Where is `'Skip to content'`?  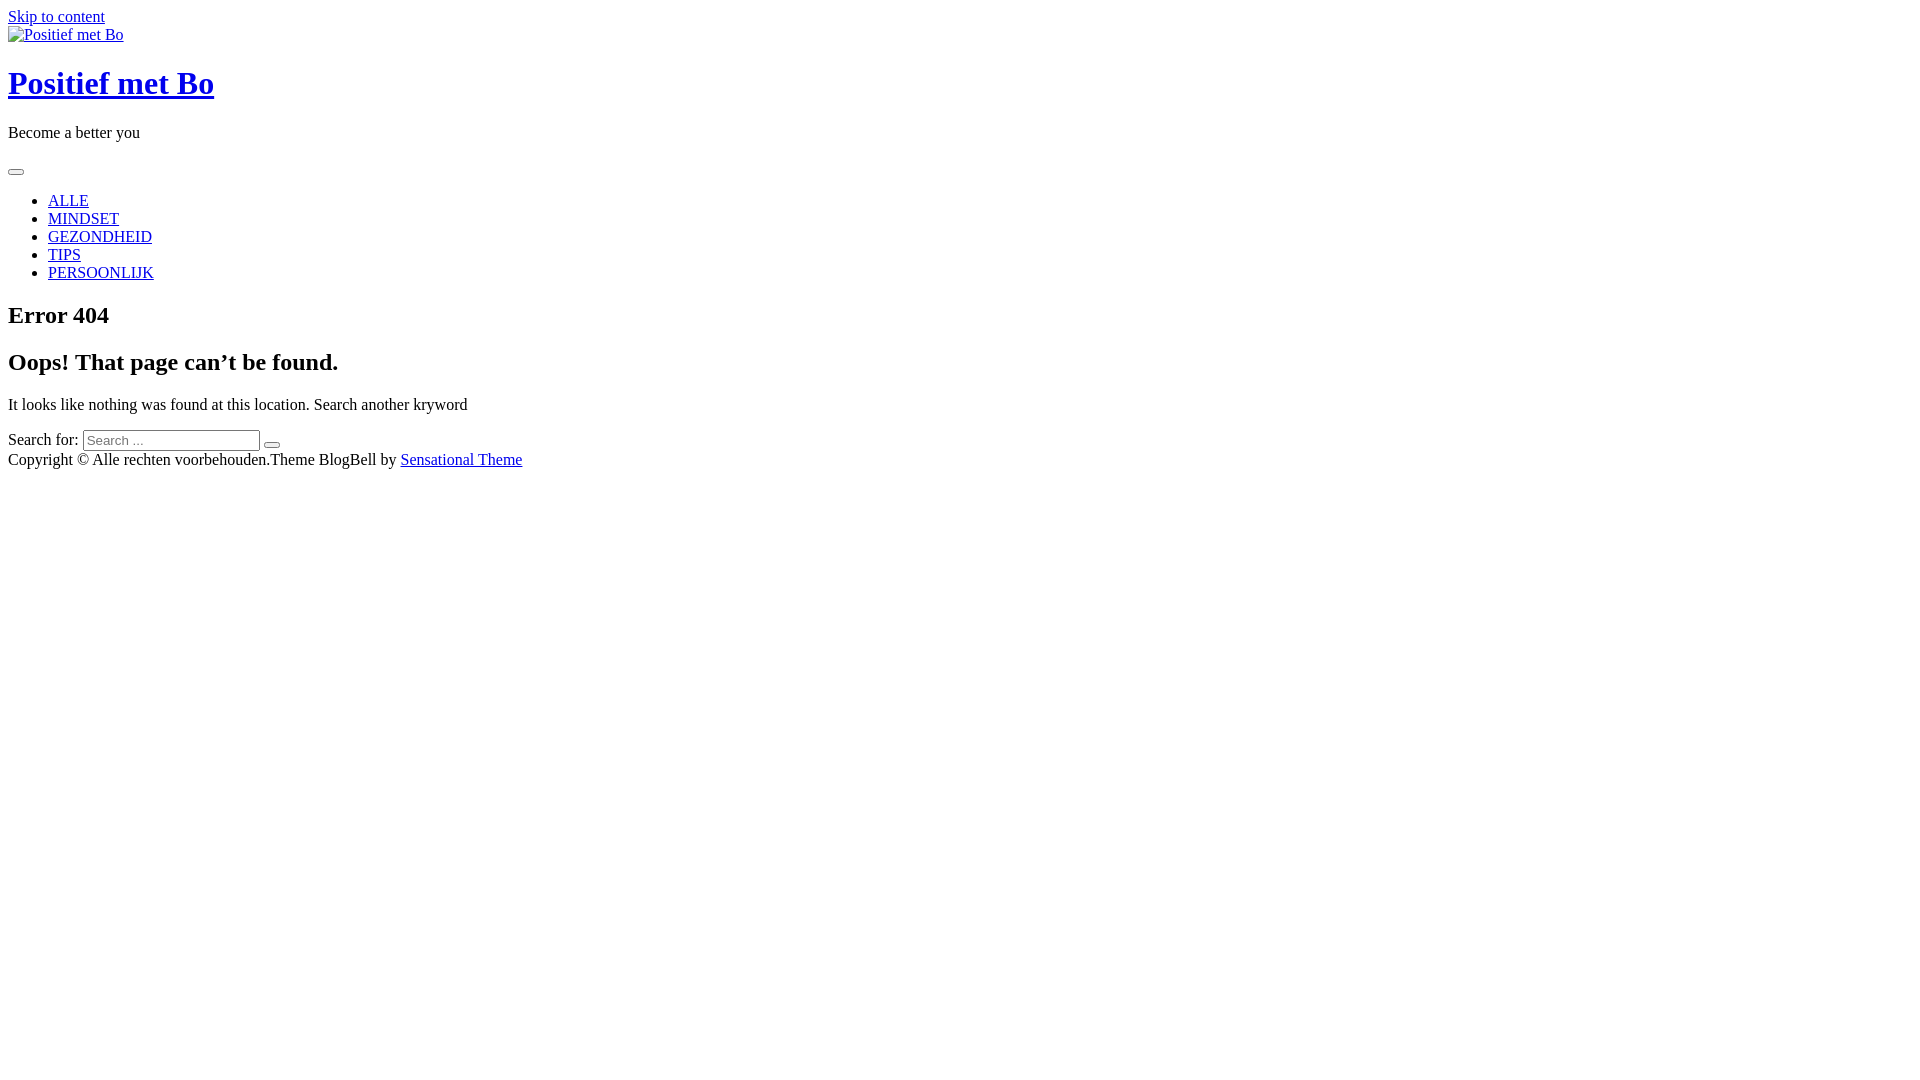
'Skip to content' is located at coordinates (56, 16).